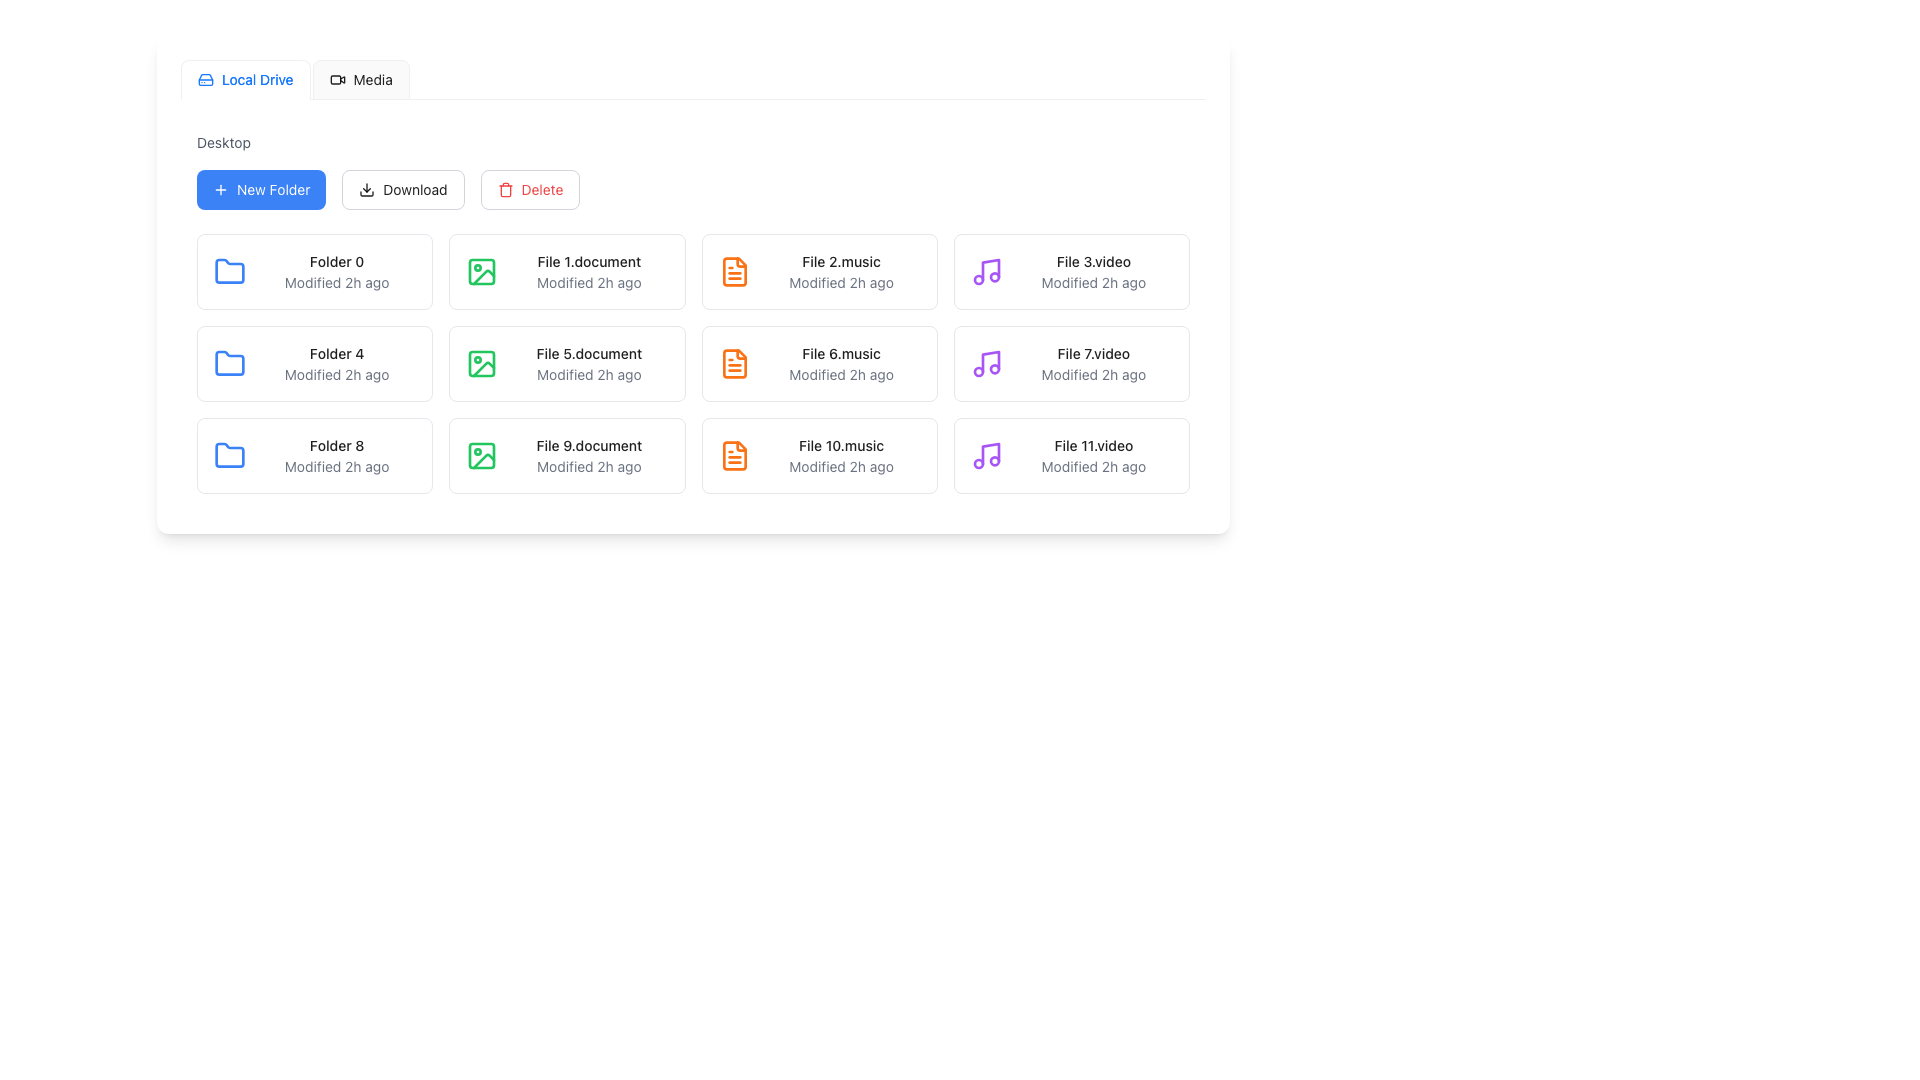  I want to click on the folder icon associated with 'Folder 8', which is located in the third row of the left column in the grid, so click(230, 455).